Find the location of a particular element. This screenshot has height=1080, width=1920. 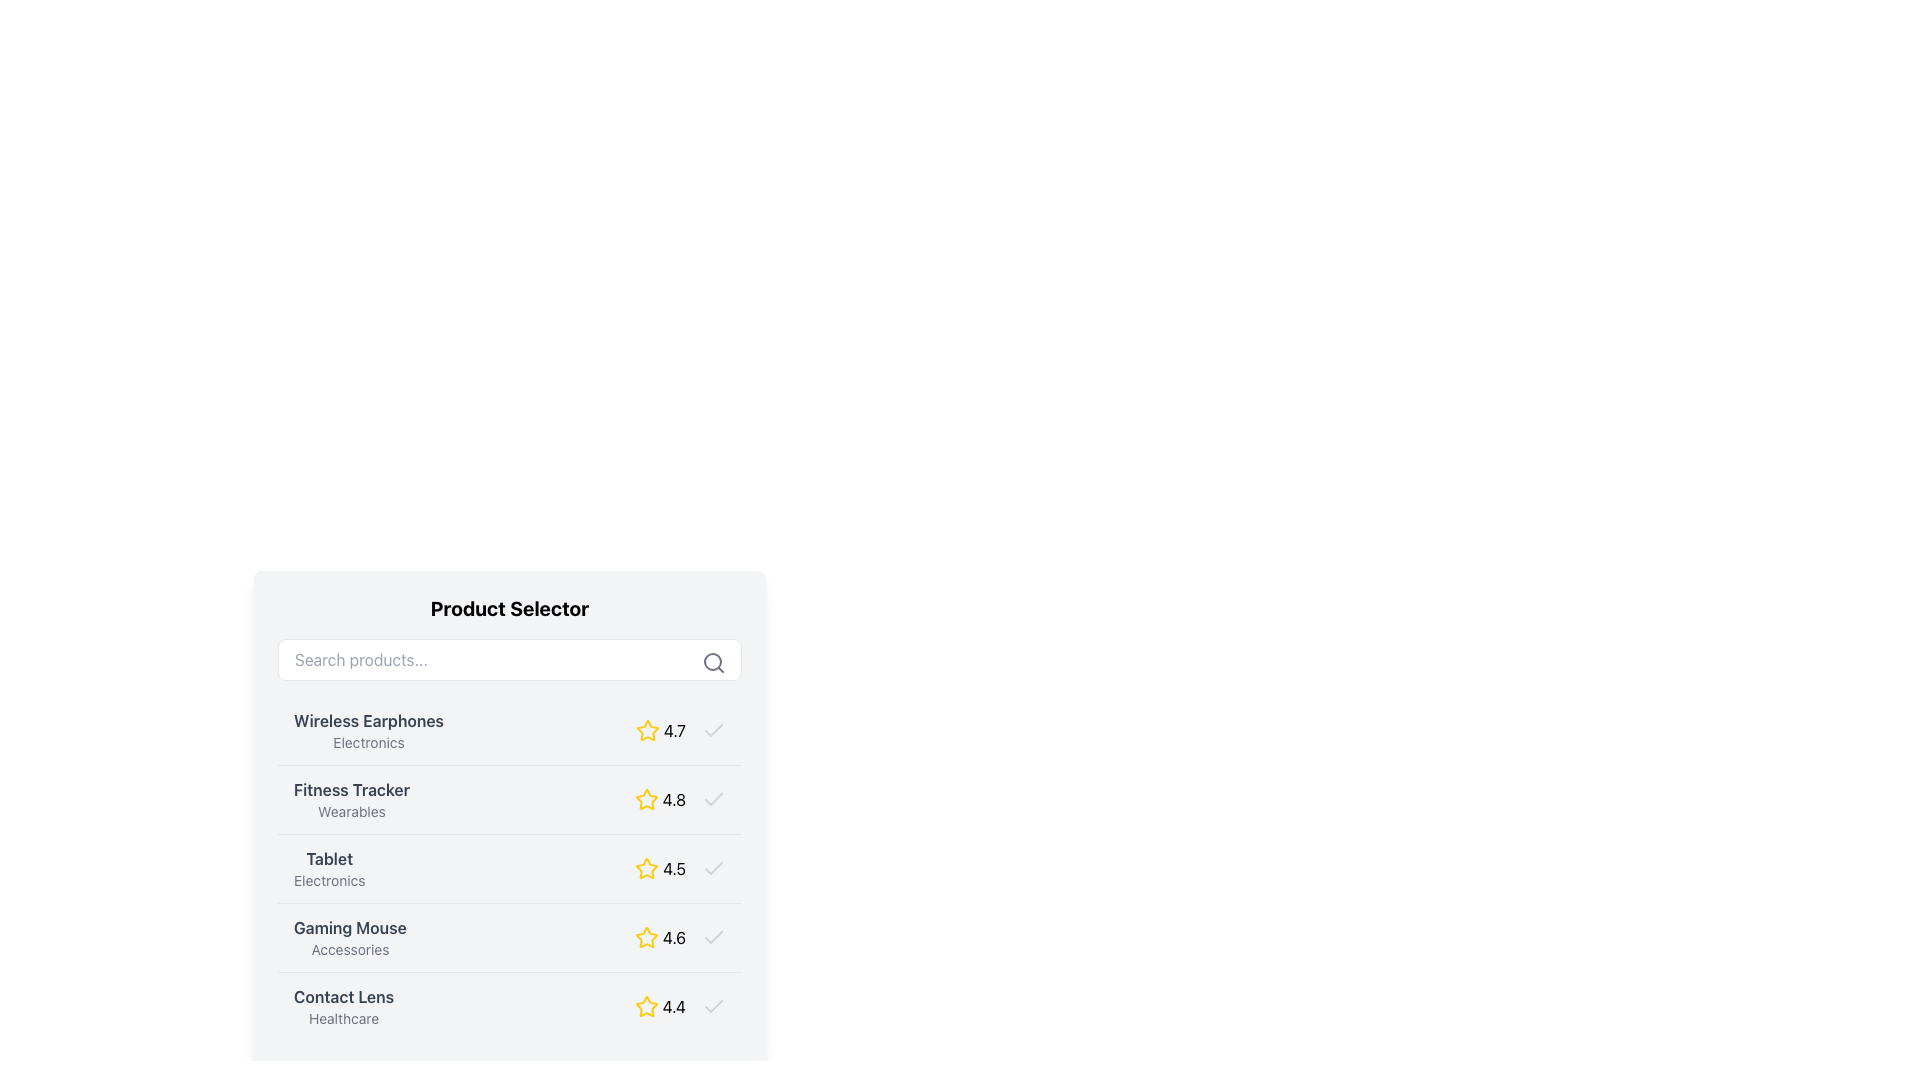

the text displaying the rating value '4.6' located to the right of the yellow star icon in the 'Gaming Mouse' list for copying is located at coordinates (674, 937).